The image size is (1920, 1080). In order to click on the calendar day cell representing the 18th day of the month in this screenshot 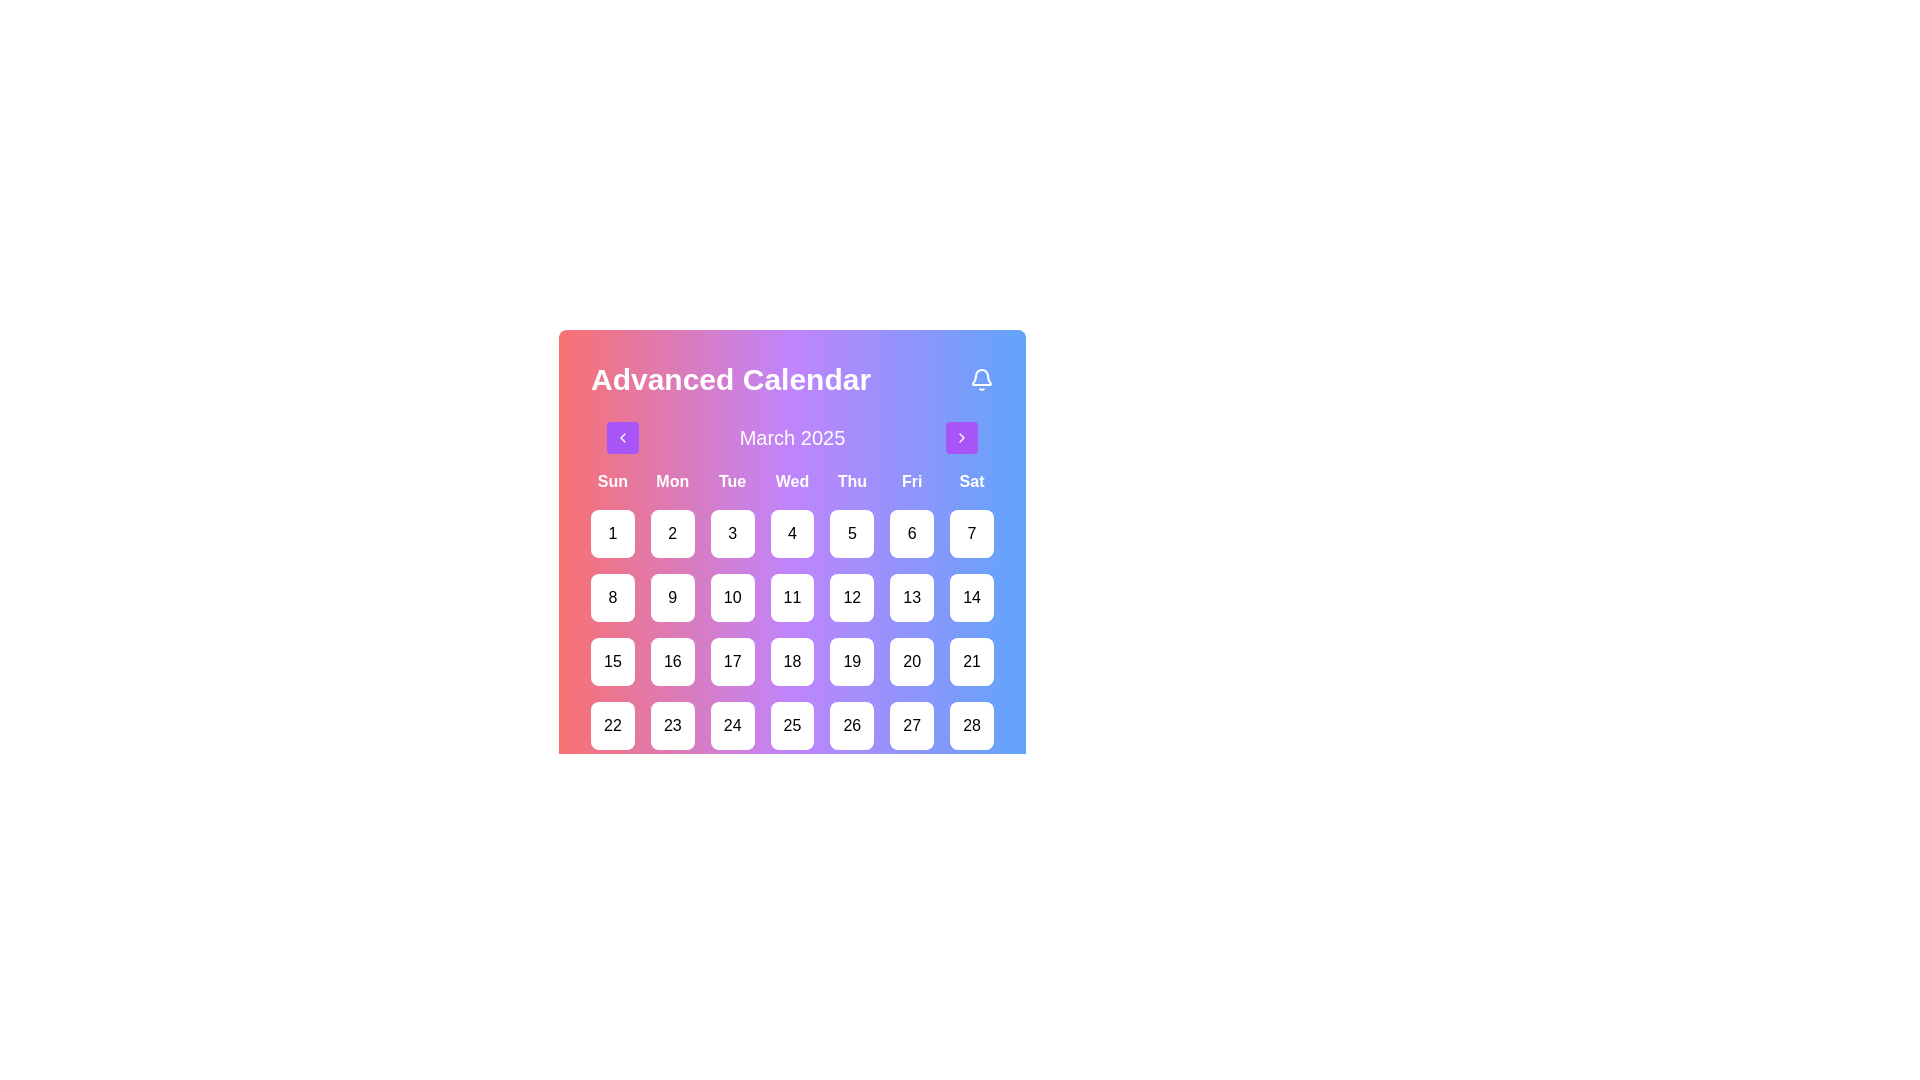, I will do `click(791, 662)`.